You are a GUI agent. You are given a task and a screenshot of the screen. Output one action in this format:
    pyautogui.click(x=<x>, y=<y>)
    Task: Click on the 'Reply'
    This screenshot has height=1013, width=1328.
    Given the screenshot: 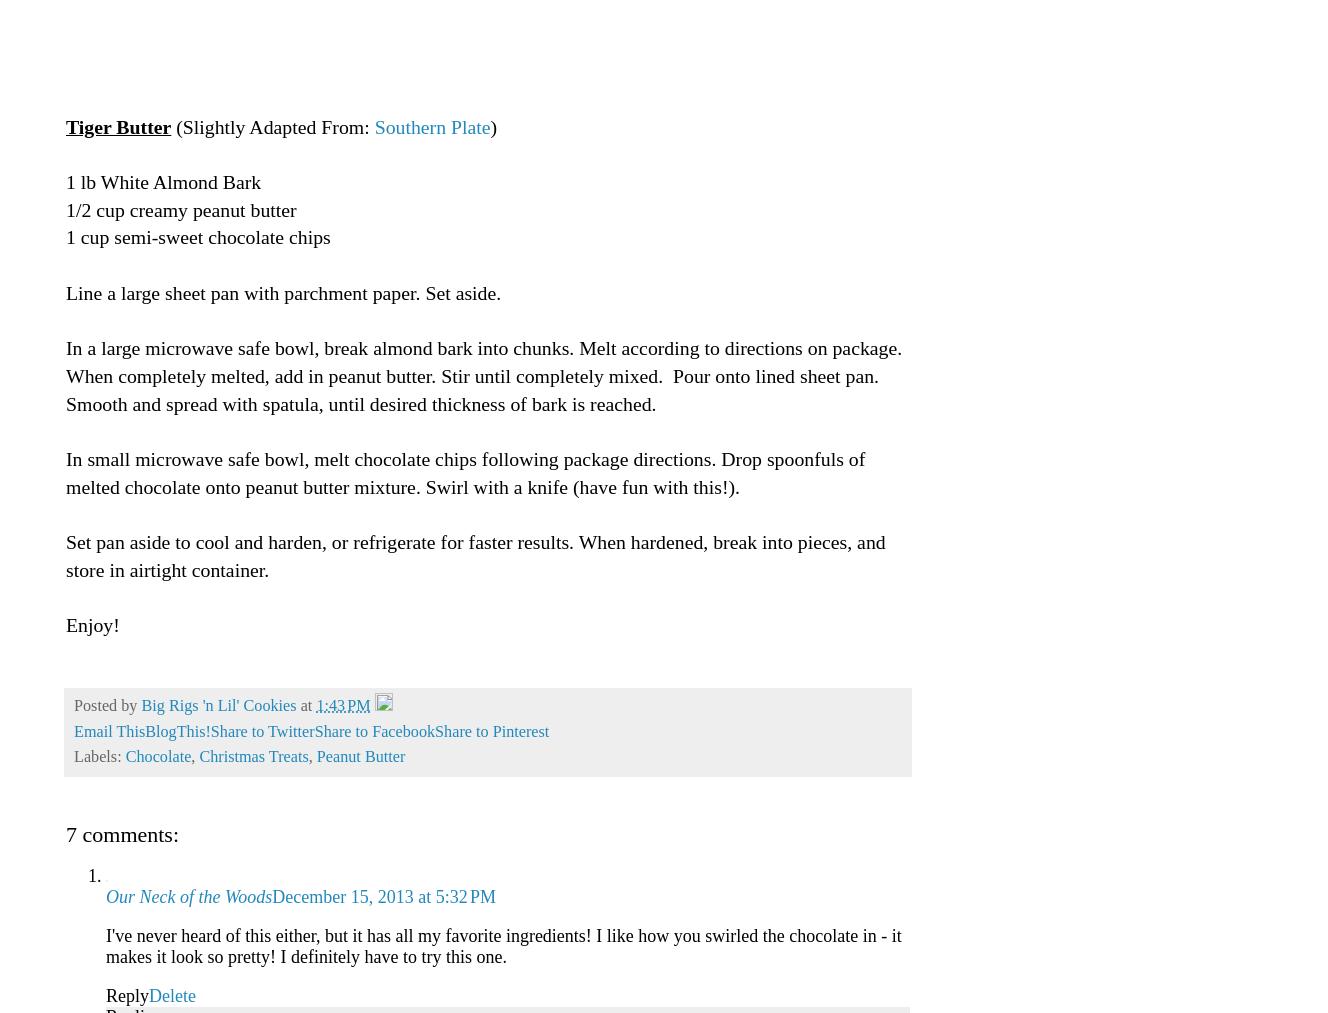 What is the action you would take?
    pyautogui.click(x=126, y=995)
    